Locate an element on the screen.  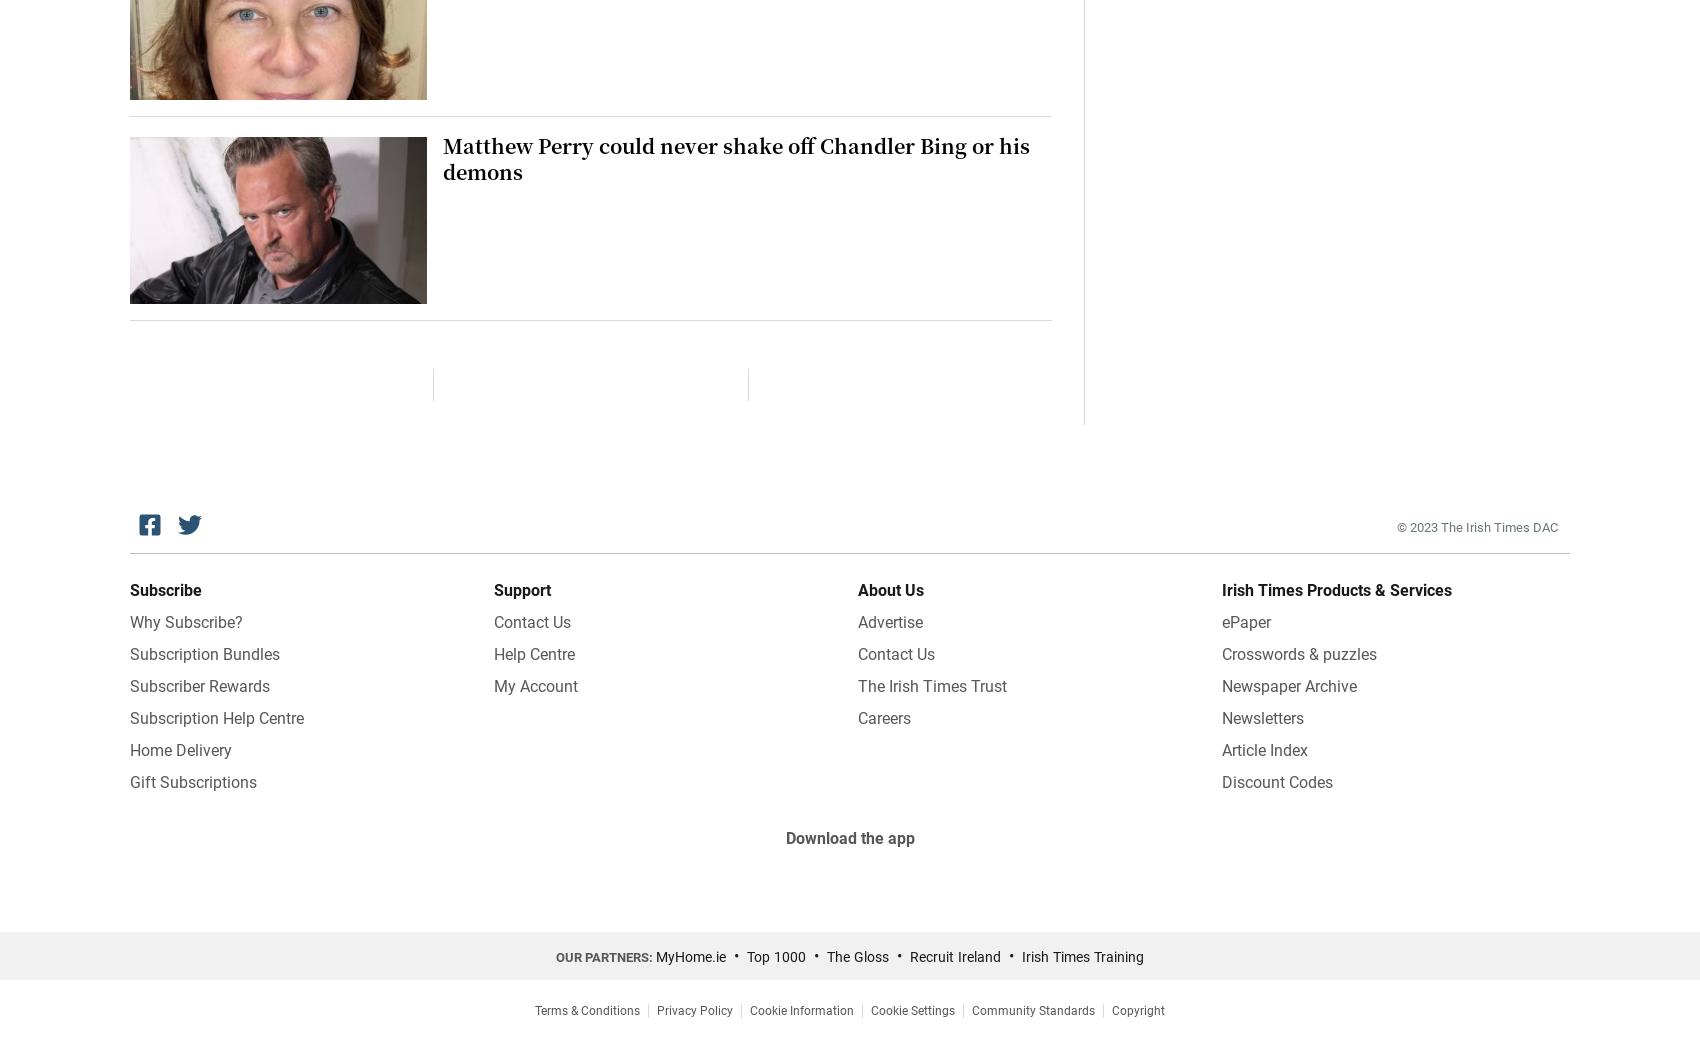
'Cookie Information' is located at coordinates (801, 1011).